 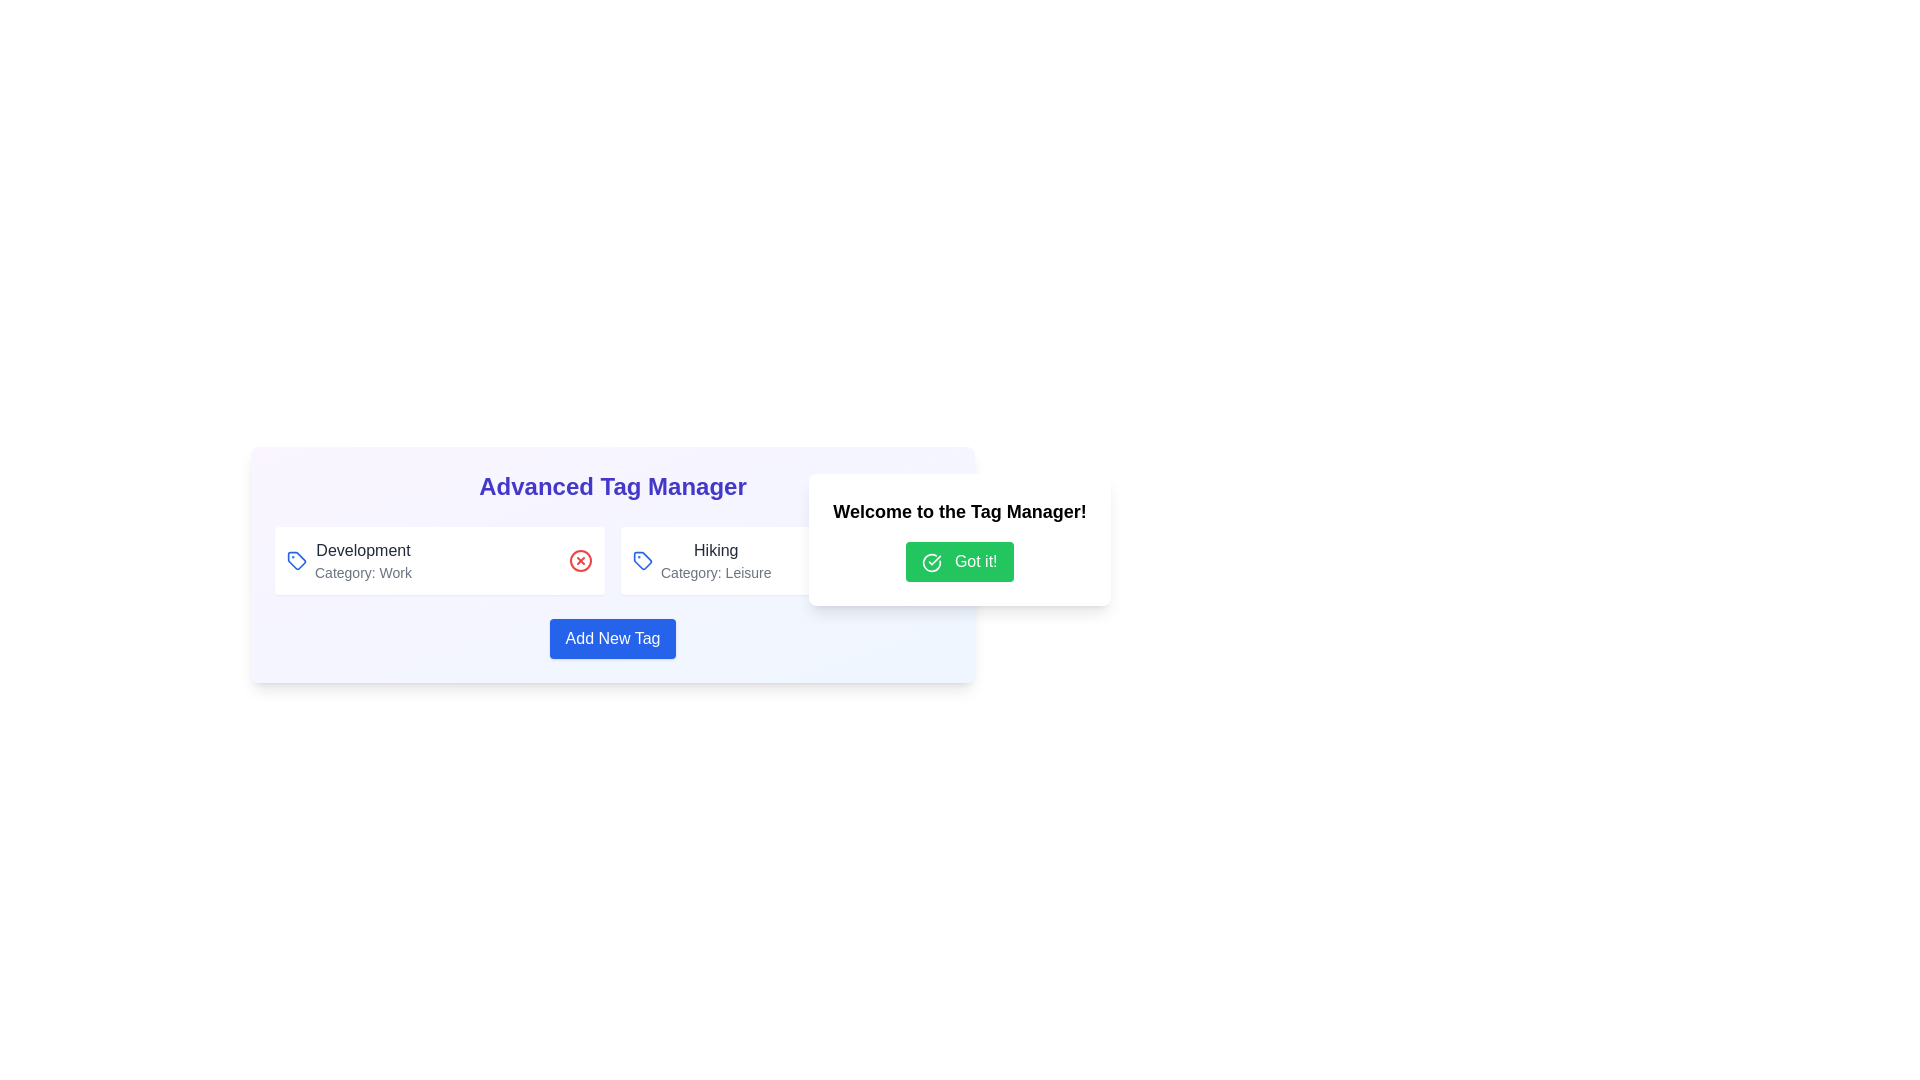 I want to click on the 'Add New Tag' button with a blue background and white text, so click(x=612, y=639).